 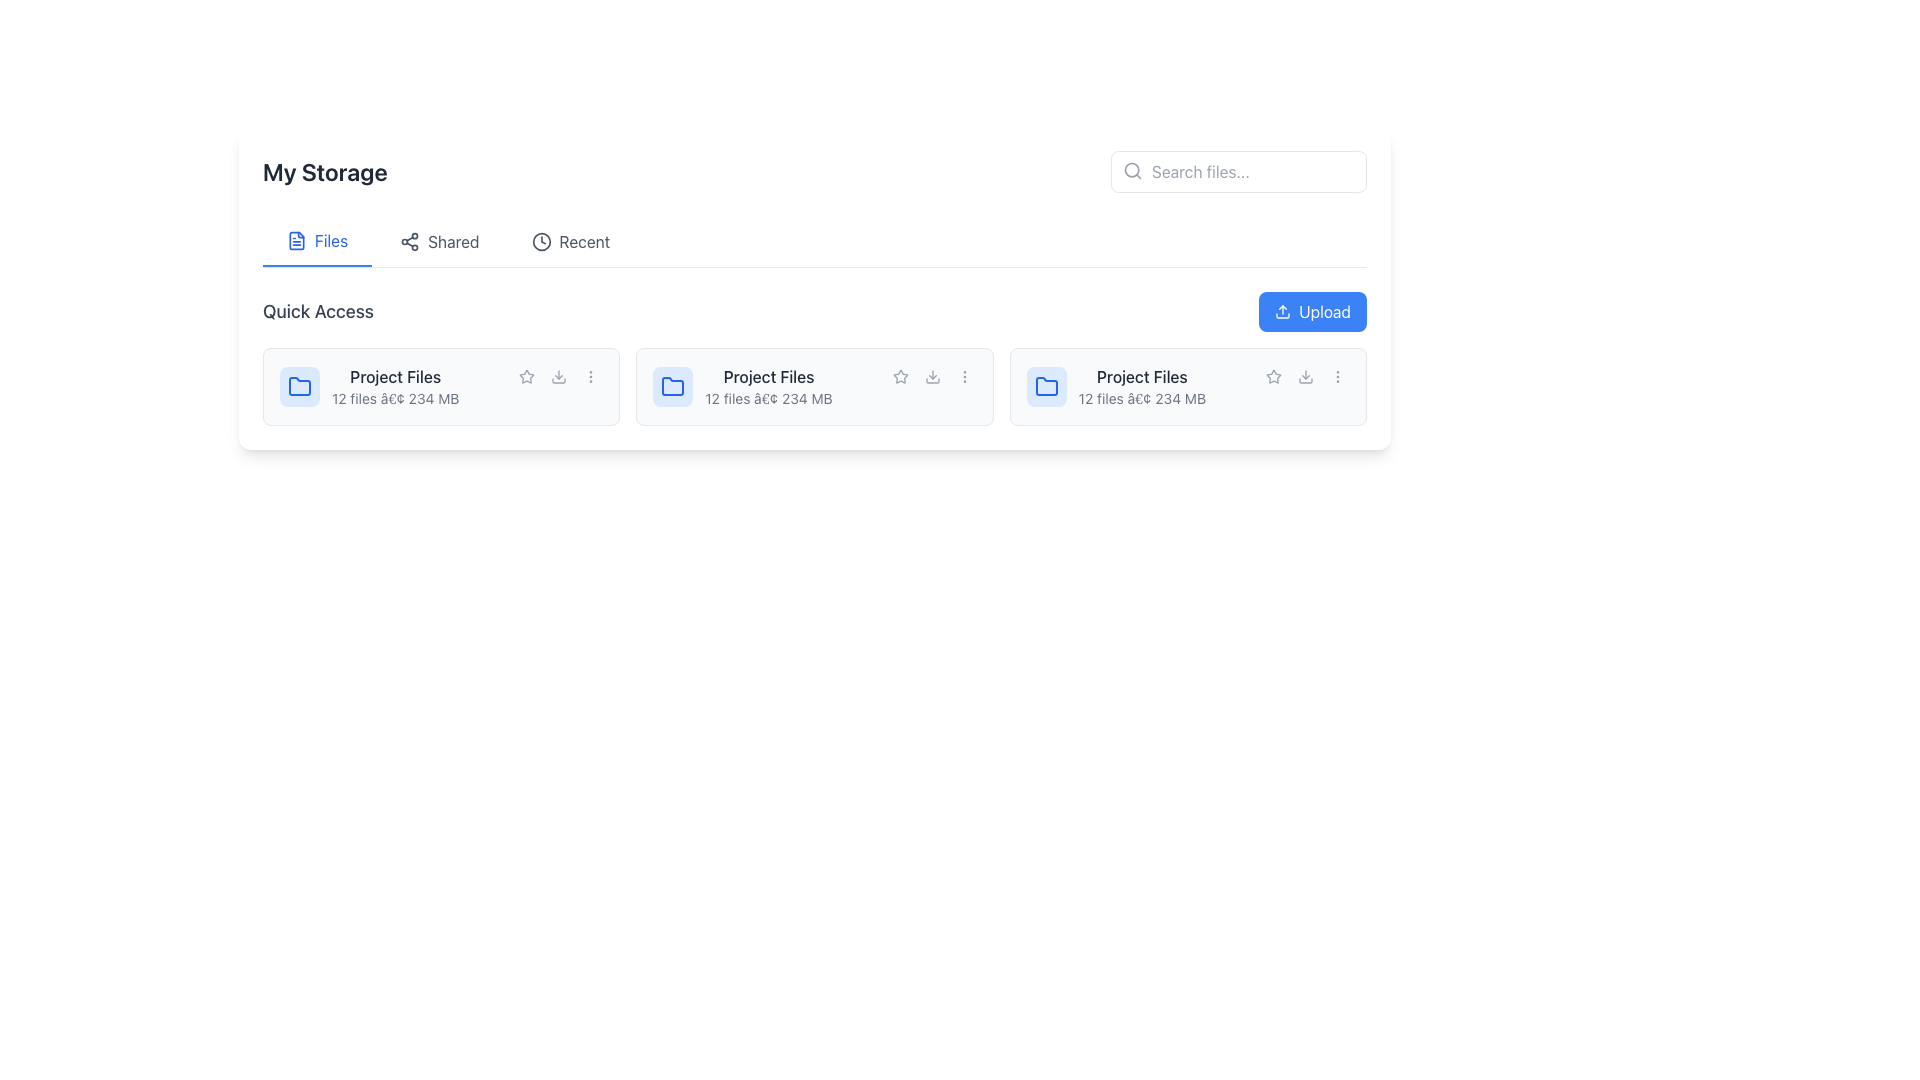 I want to click on the 'more options' button located in the lower-right corner of the file card component, so click(x=1338, y=377).